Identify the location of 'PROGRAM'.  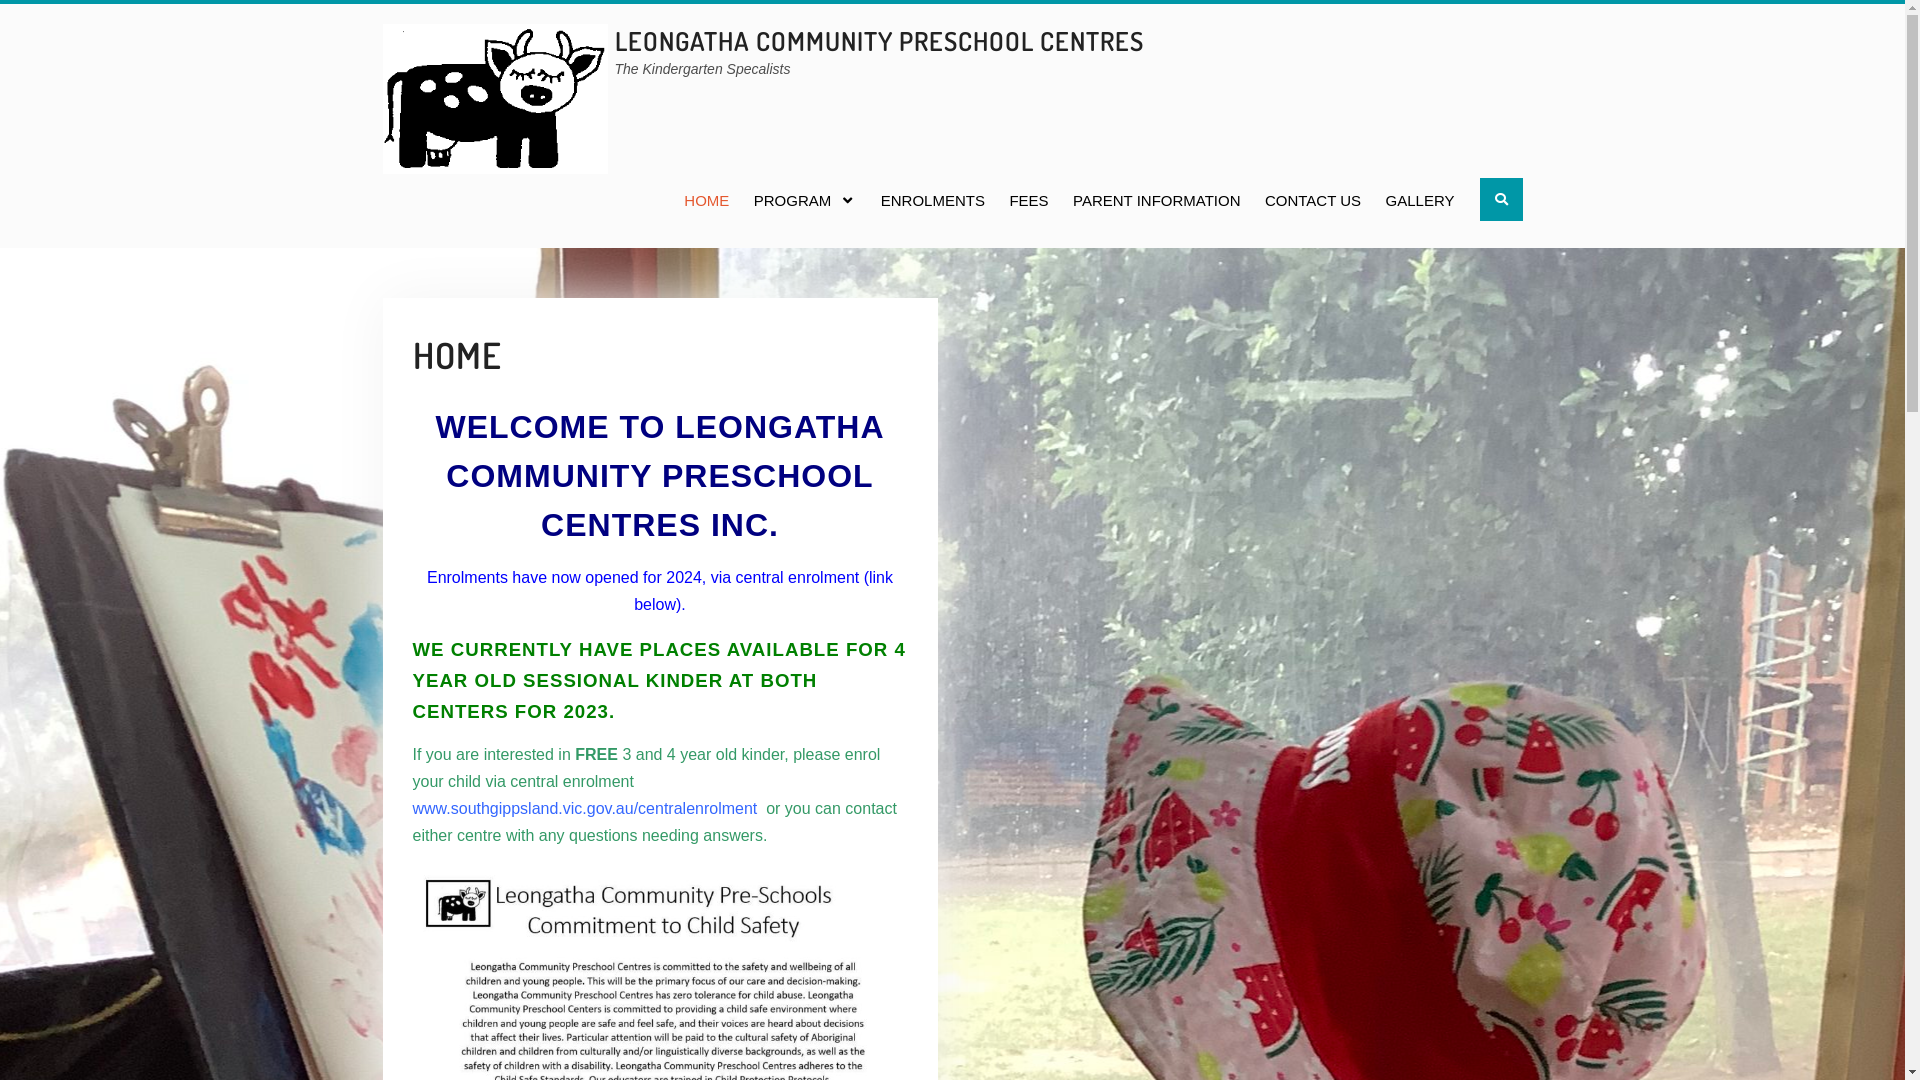
(805, 200).